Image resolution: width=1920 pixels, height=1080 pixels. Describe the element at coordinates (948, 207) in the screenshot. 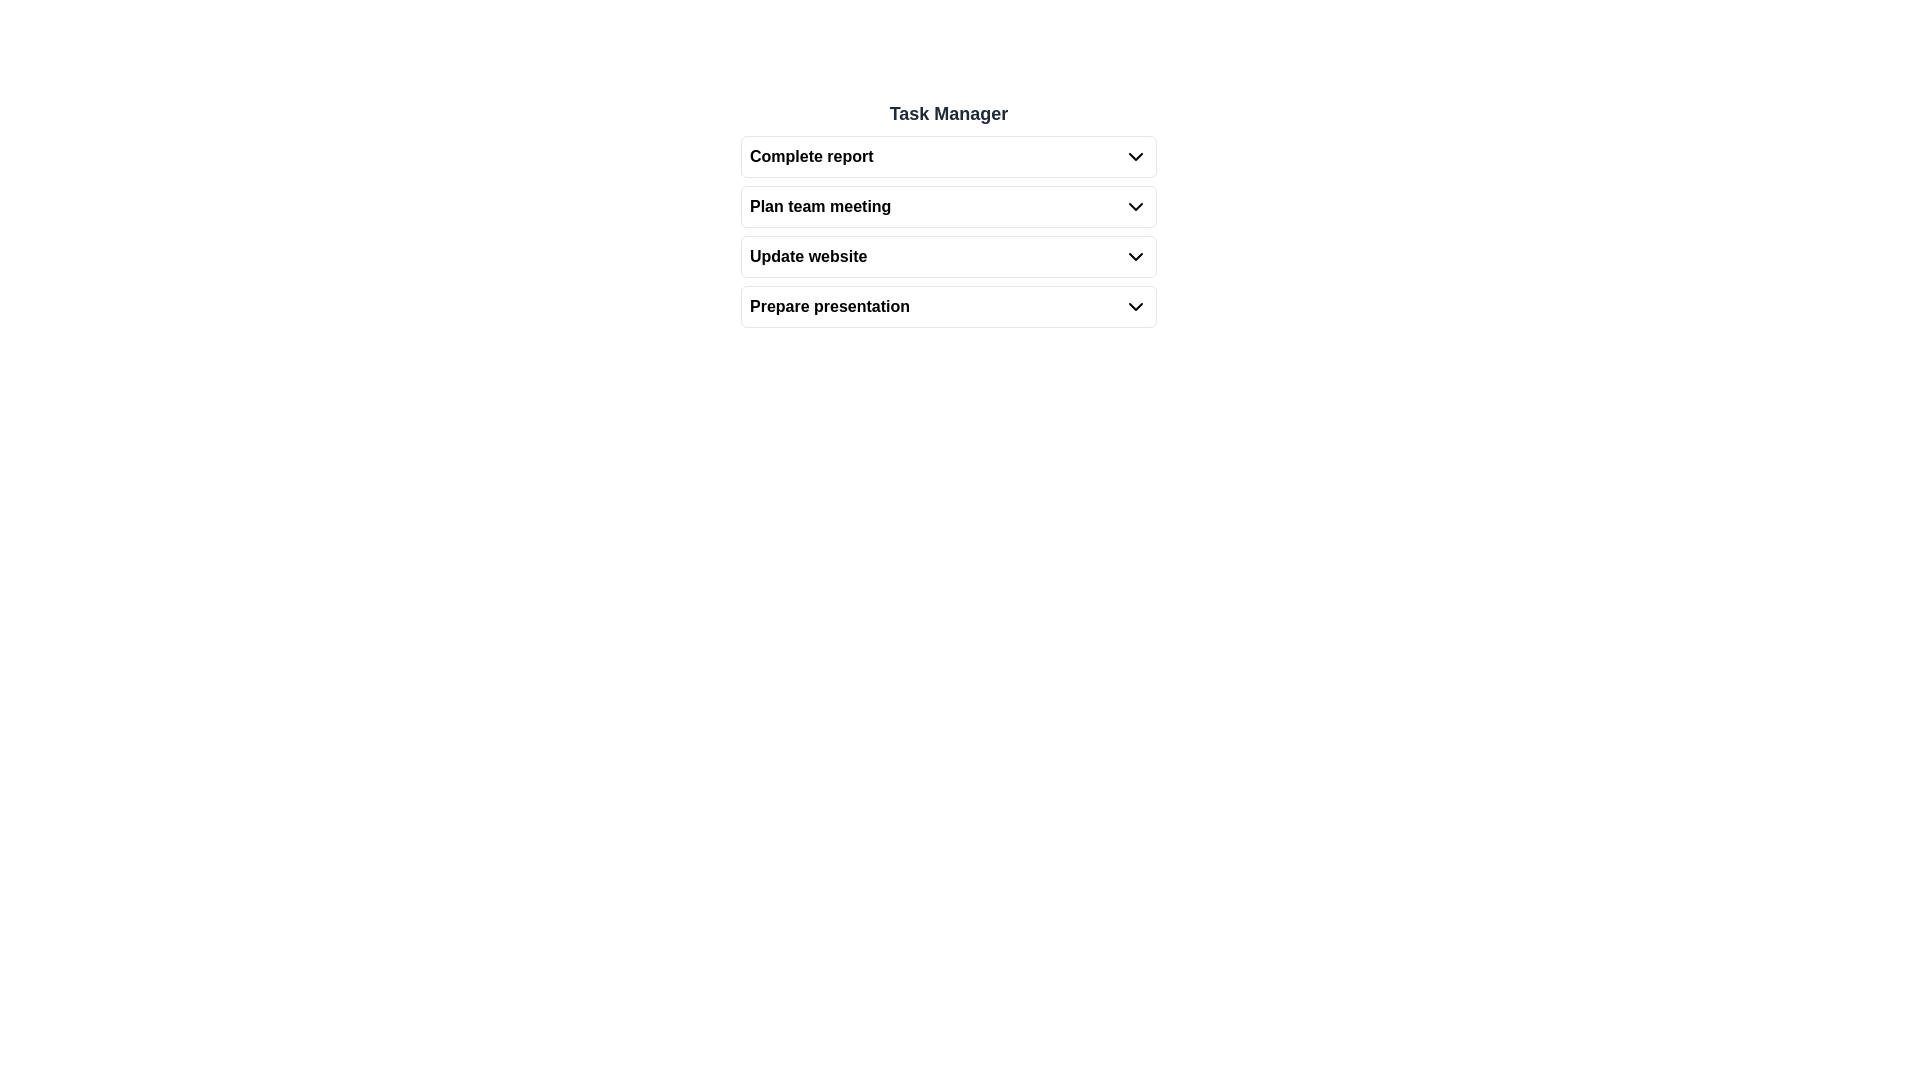

I see `the downward chevron of the task item titled 'Plan team meeting'` at that location.